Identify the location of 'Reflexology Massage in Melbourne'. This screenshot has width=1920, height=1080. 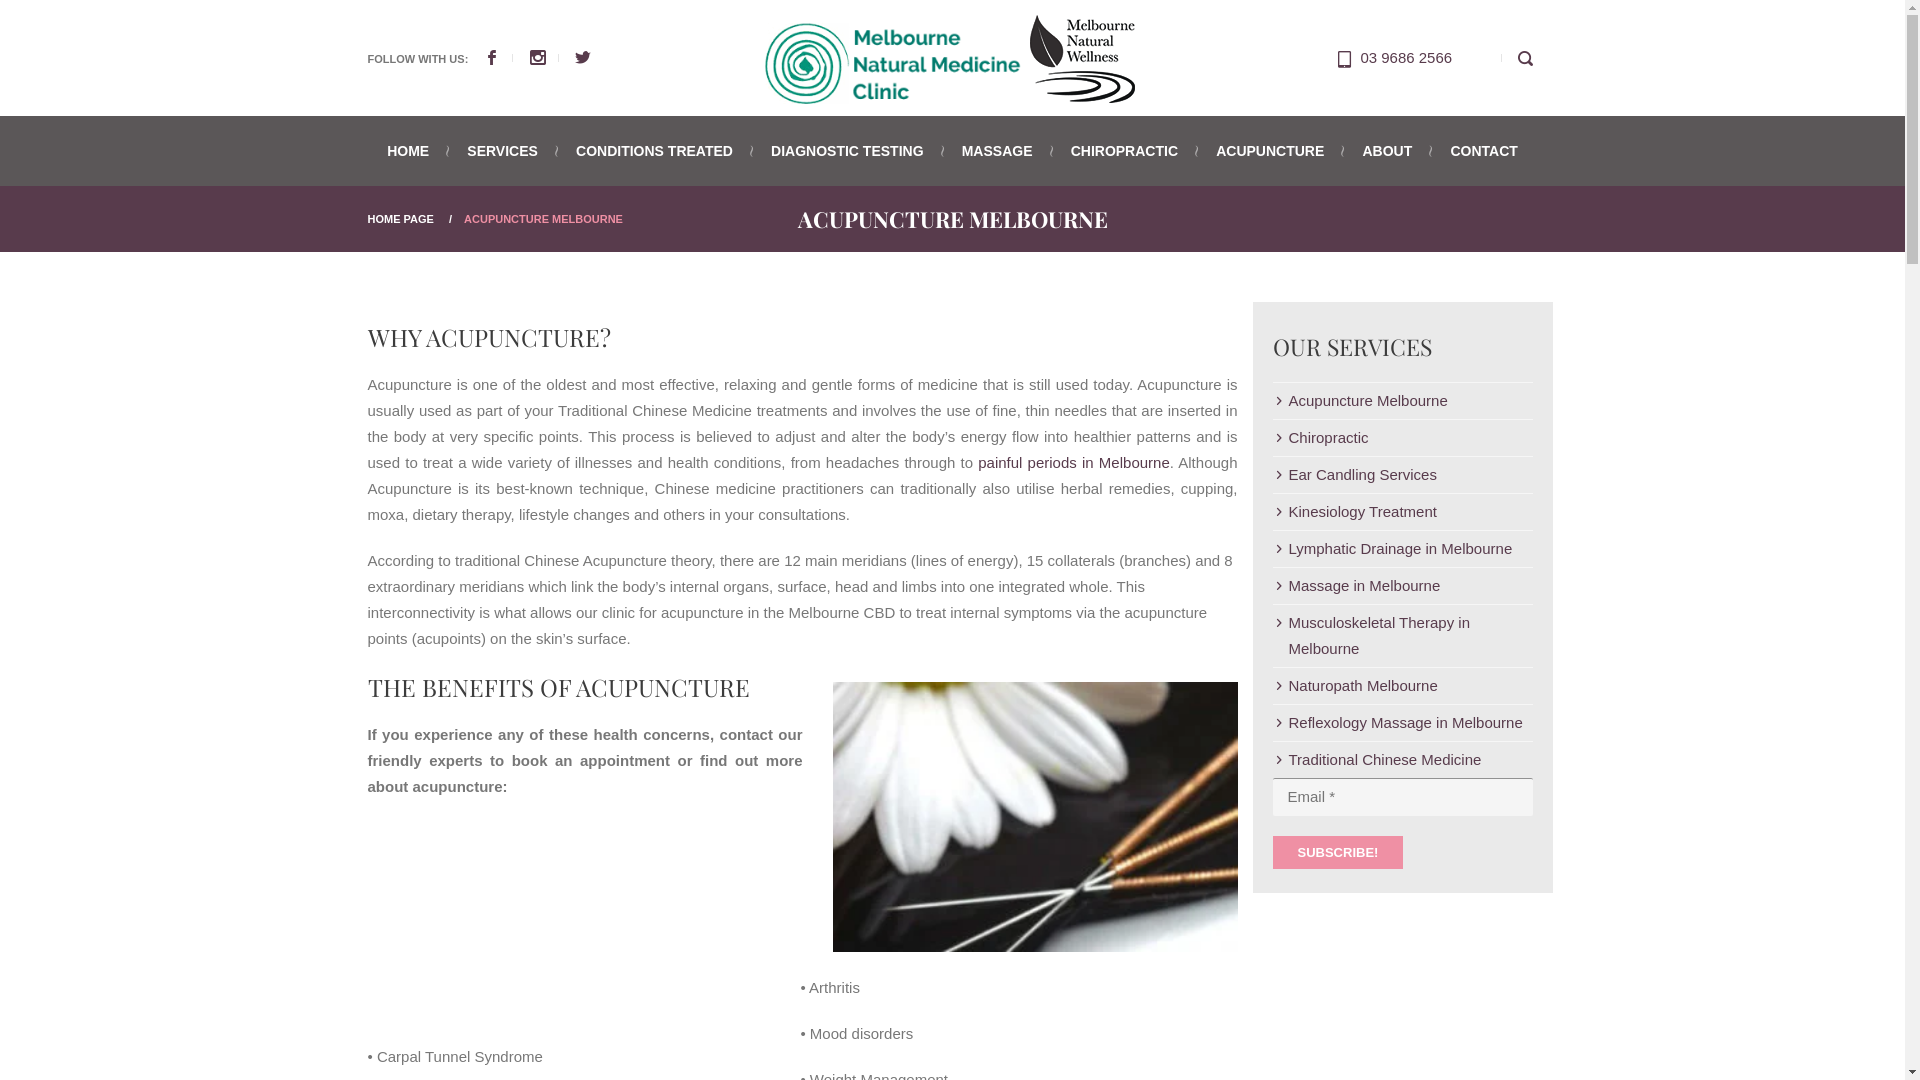
(1271, 722).